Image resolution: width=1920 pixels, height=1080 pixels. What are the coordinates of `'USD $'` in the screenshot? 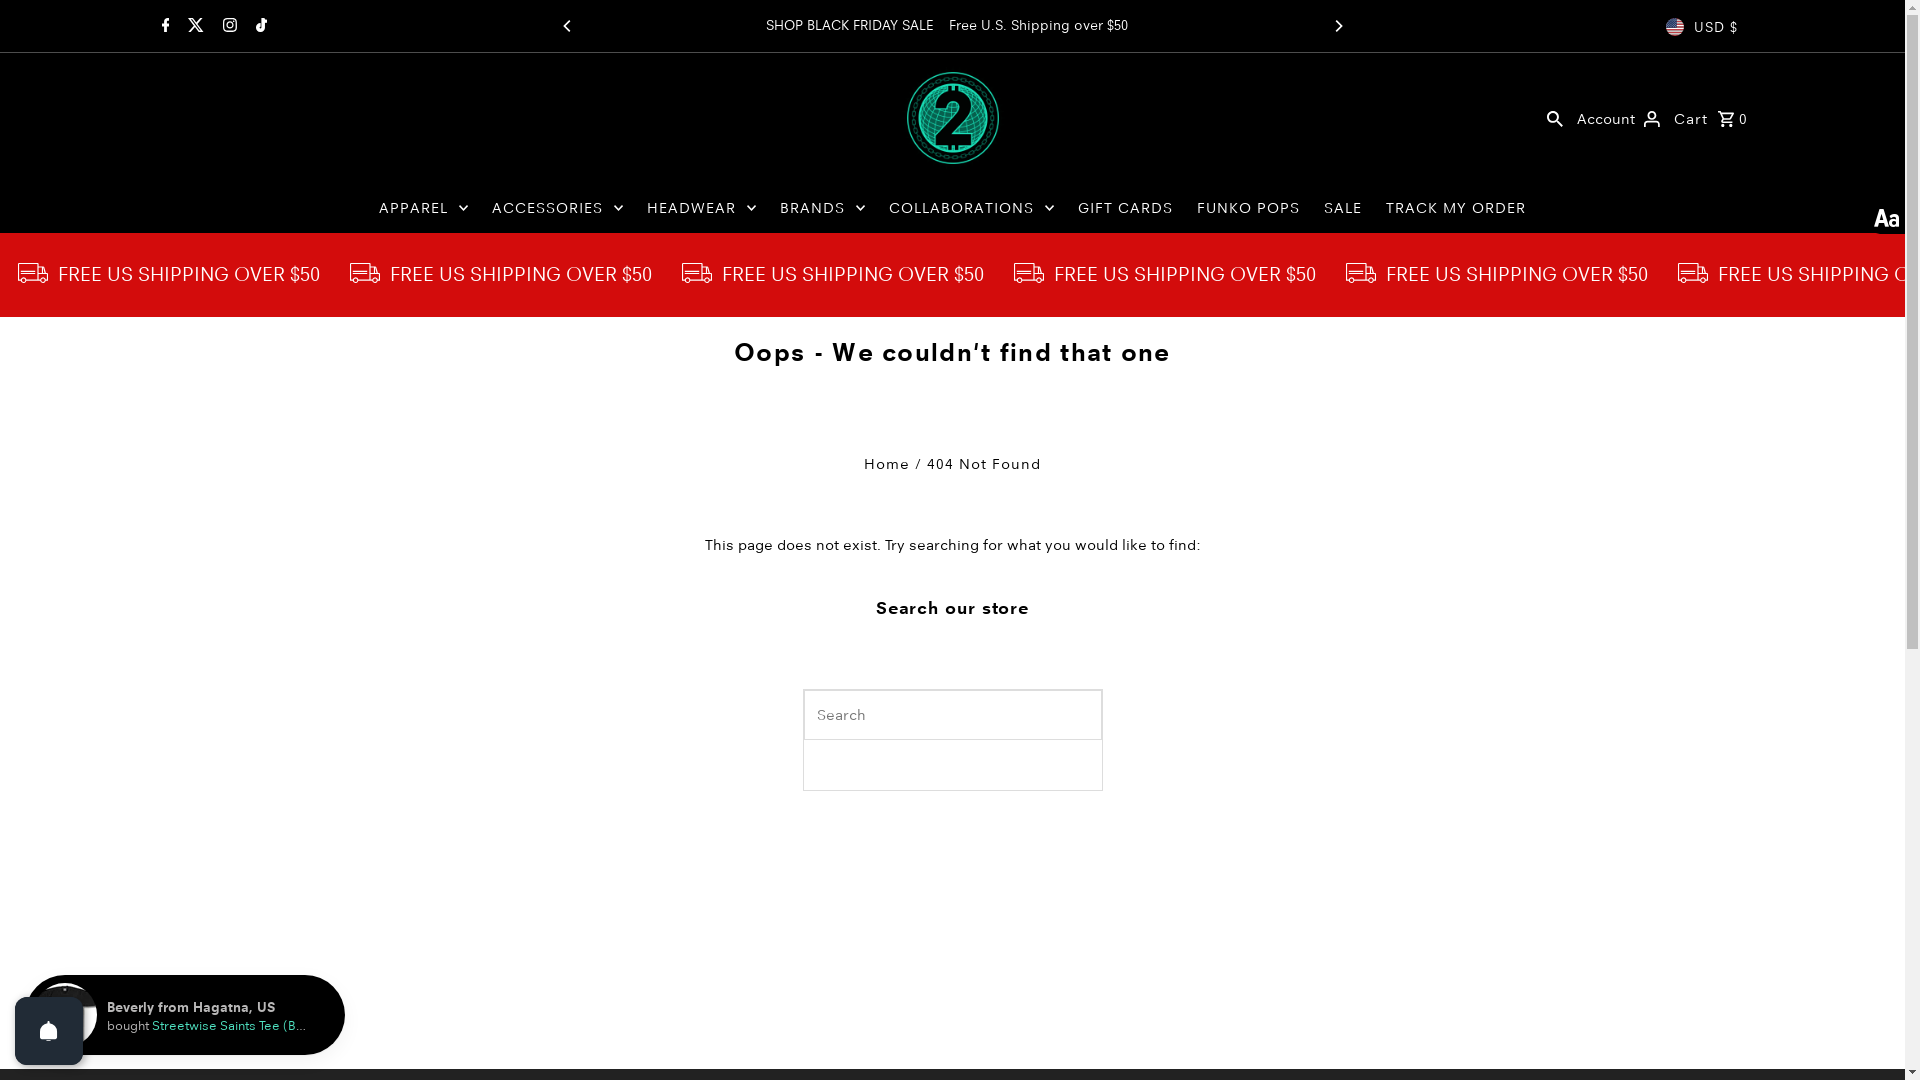 It's located at (1701, 27).